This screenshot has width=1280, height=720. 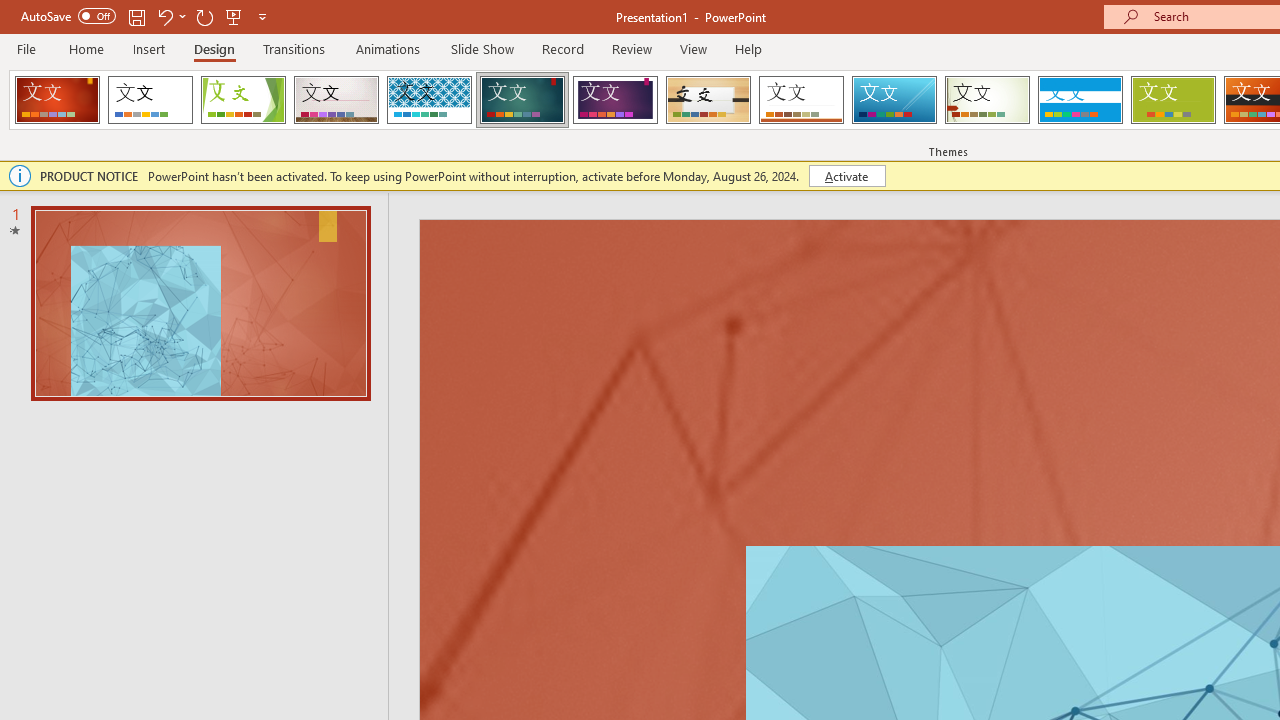 What do you see at coordinates (987, 100) in the screenshot?
I see `'Wisp'` at bounding box center [987, 100].